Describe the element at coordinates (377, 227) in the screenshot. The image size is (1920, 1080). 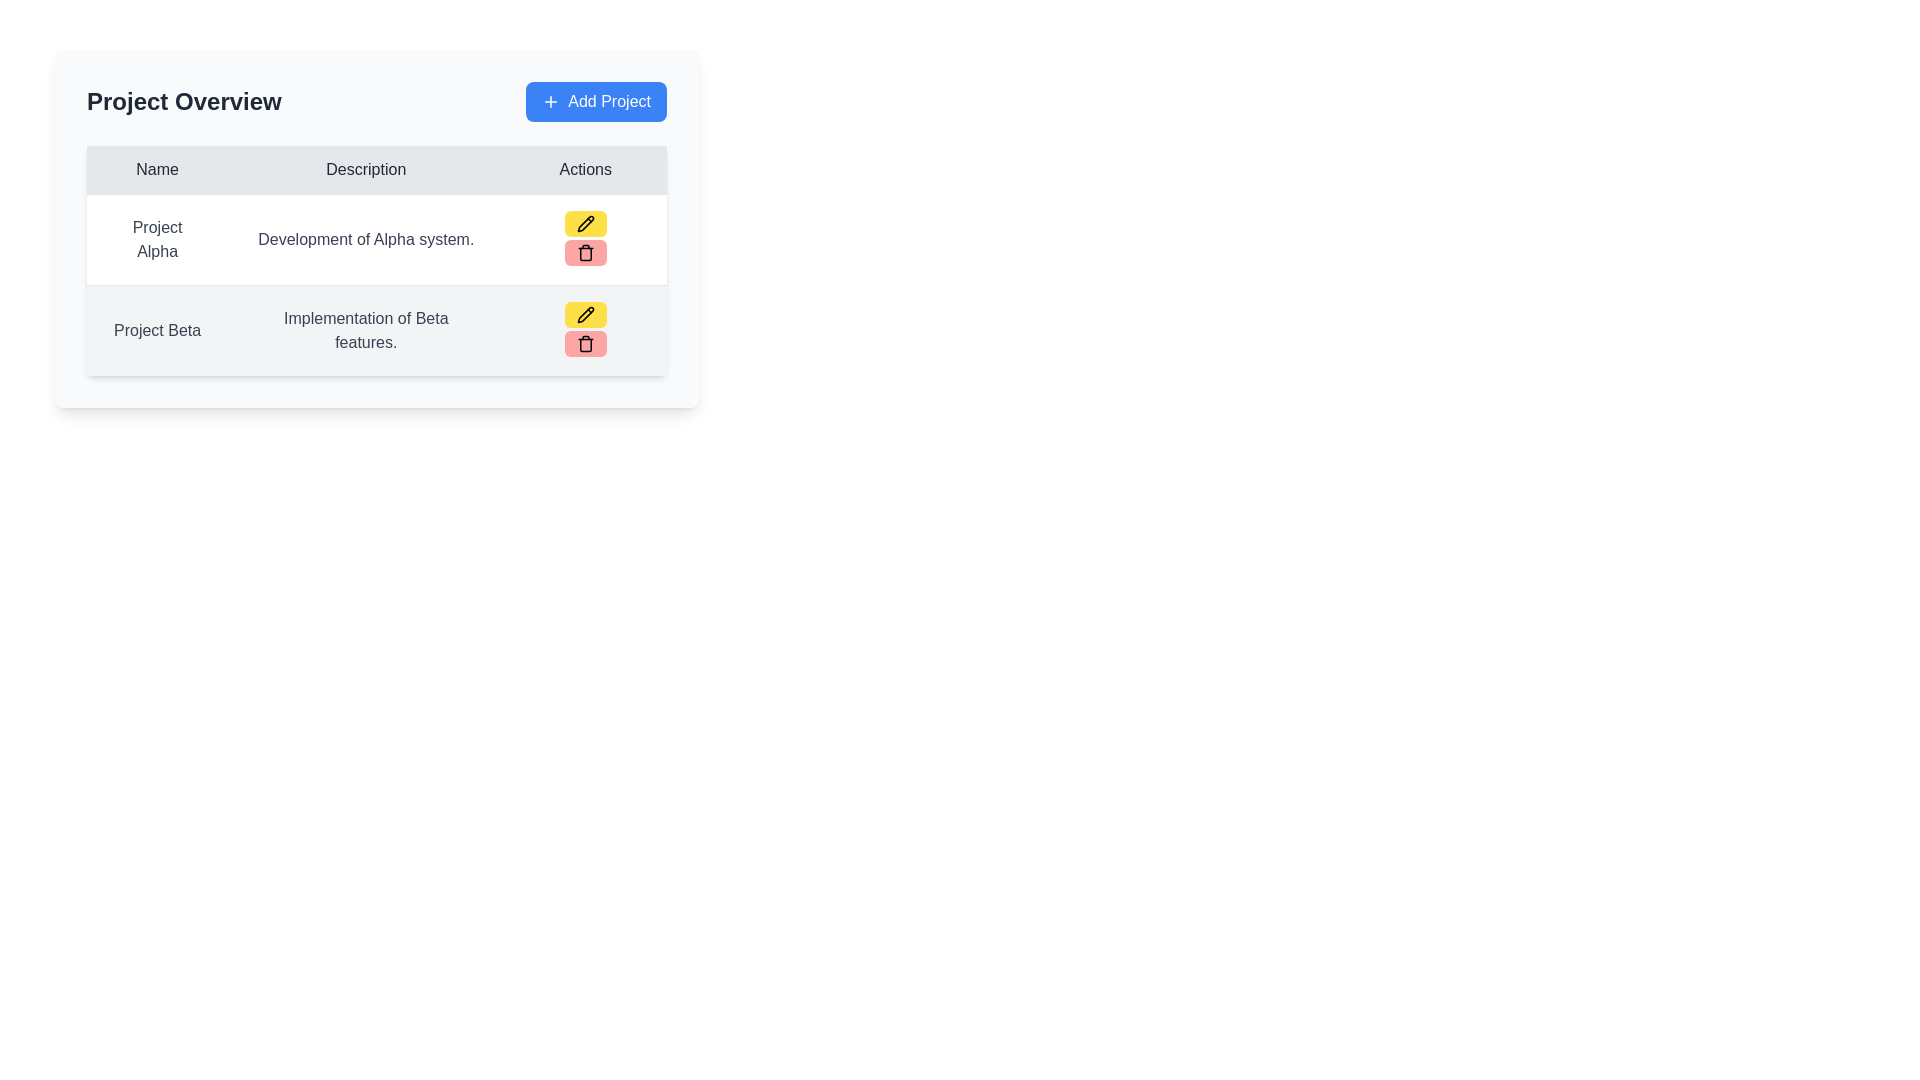
I see `the static text element that describes 'Project Alpha' located in the 'Description' column of the first data row within the table` at that location.